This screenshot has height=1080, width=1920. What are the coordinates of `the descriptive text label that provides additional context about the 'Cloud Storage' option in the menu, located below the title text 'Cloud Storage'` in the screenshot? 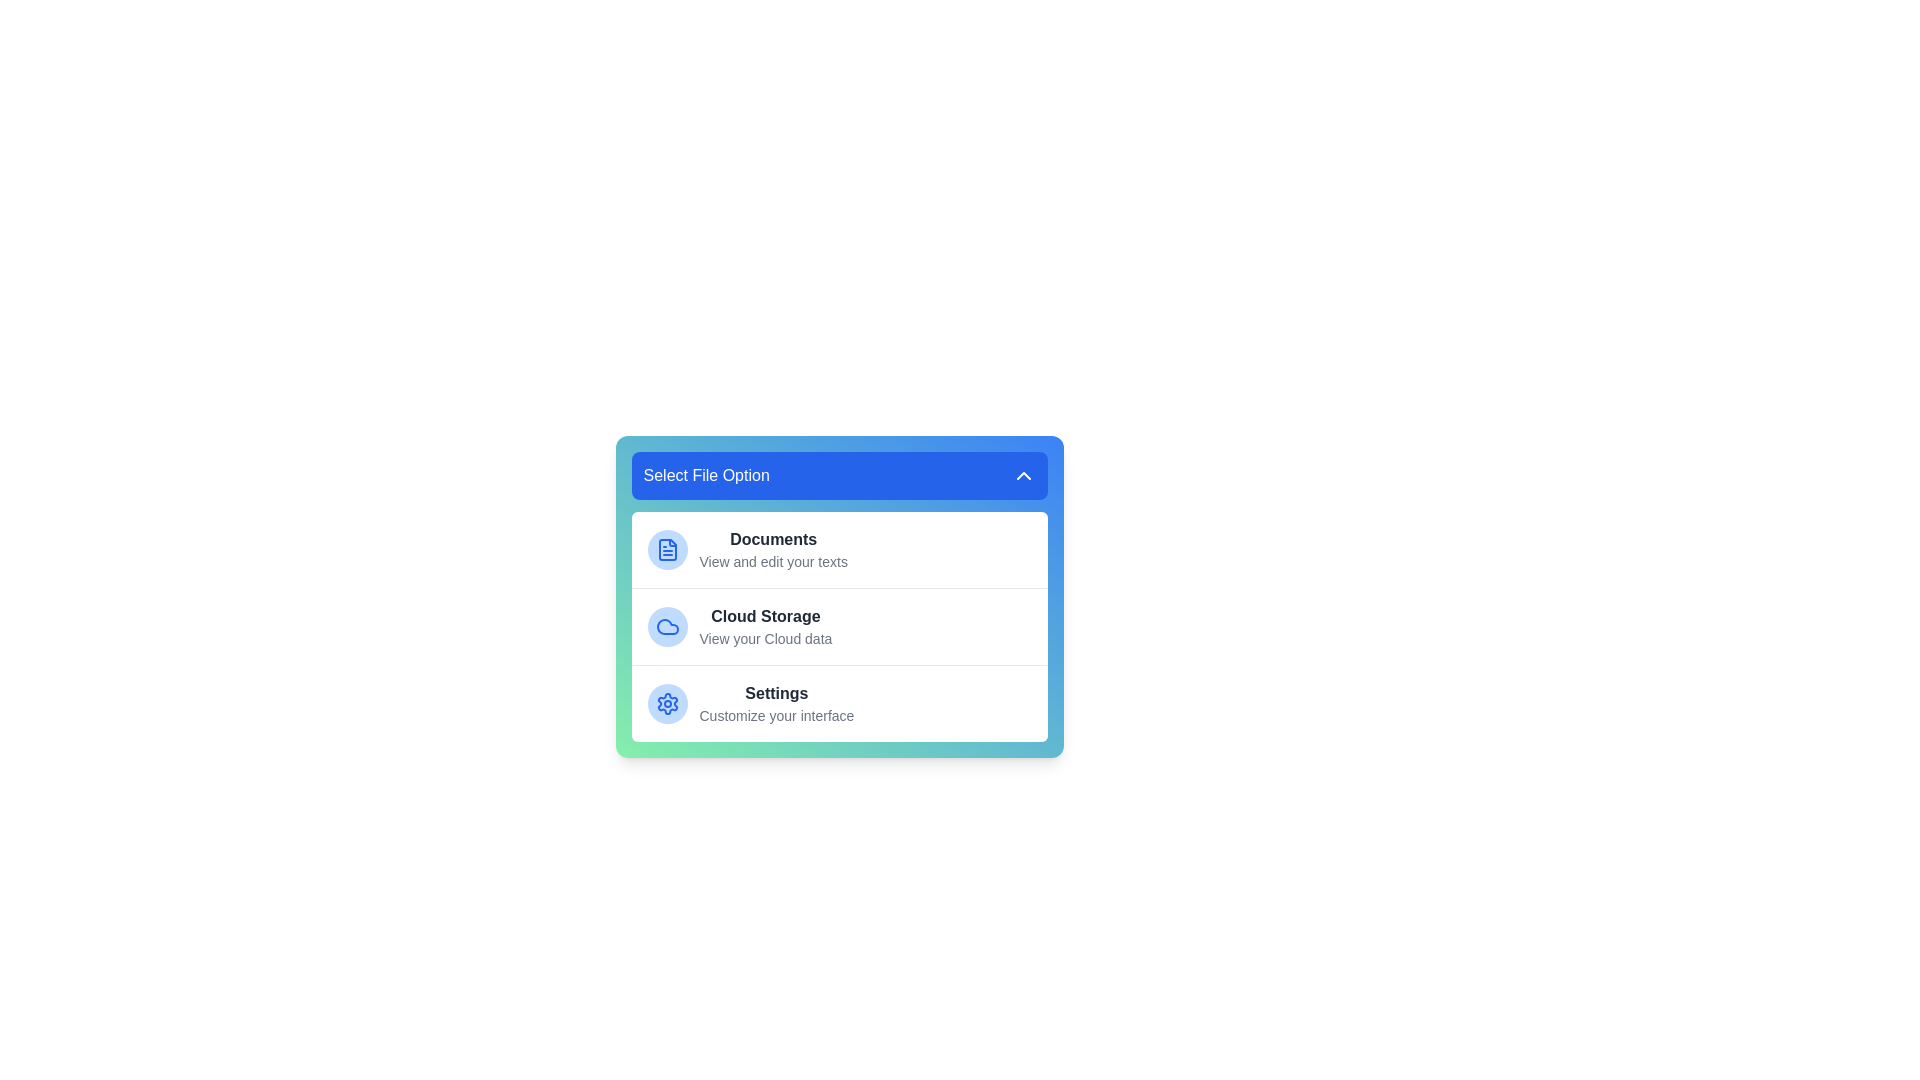 It's located at (764, 639).